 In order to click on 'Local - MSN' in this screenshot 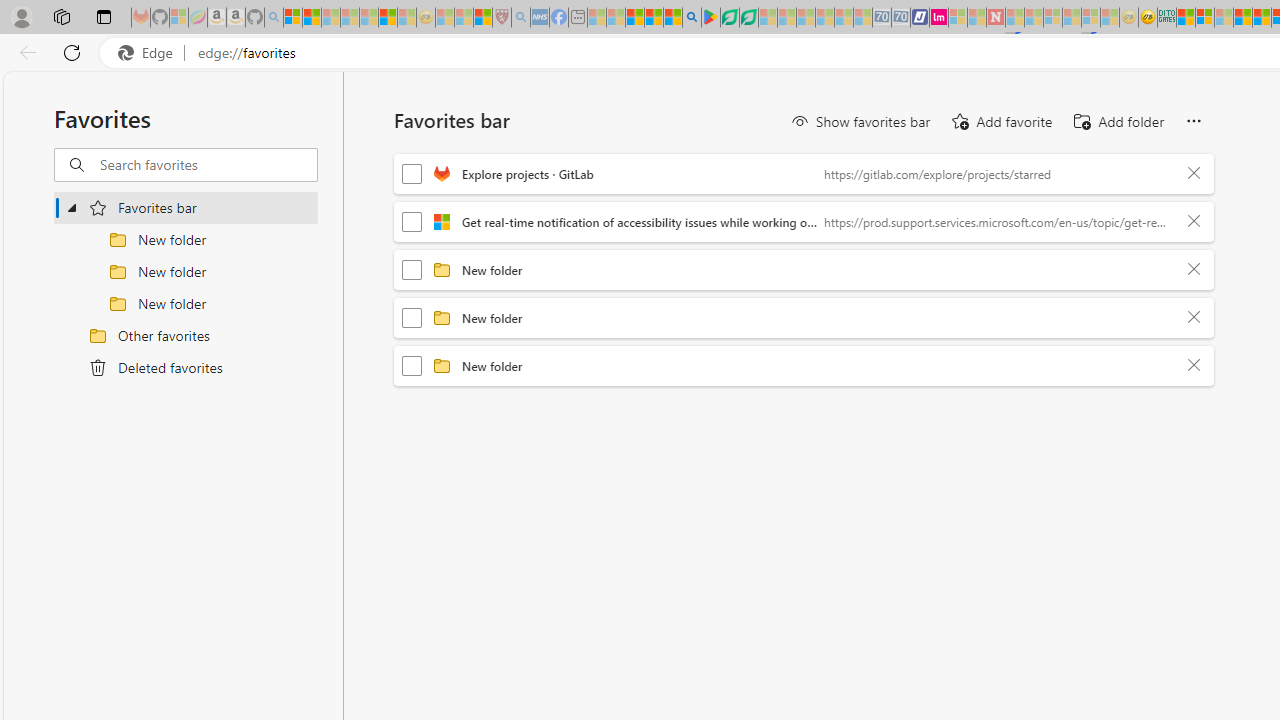, I will do `click(482, 17)`.